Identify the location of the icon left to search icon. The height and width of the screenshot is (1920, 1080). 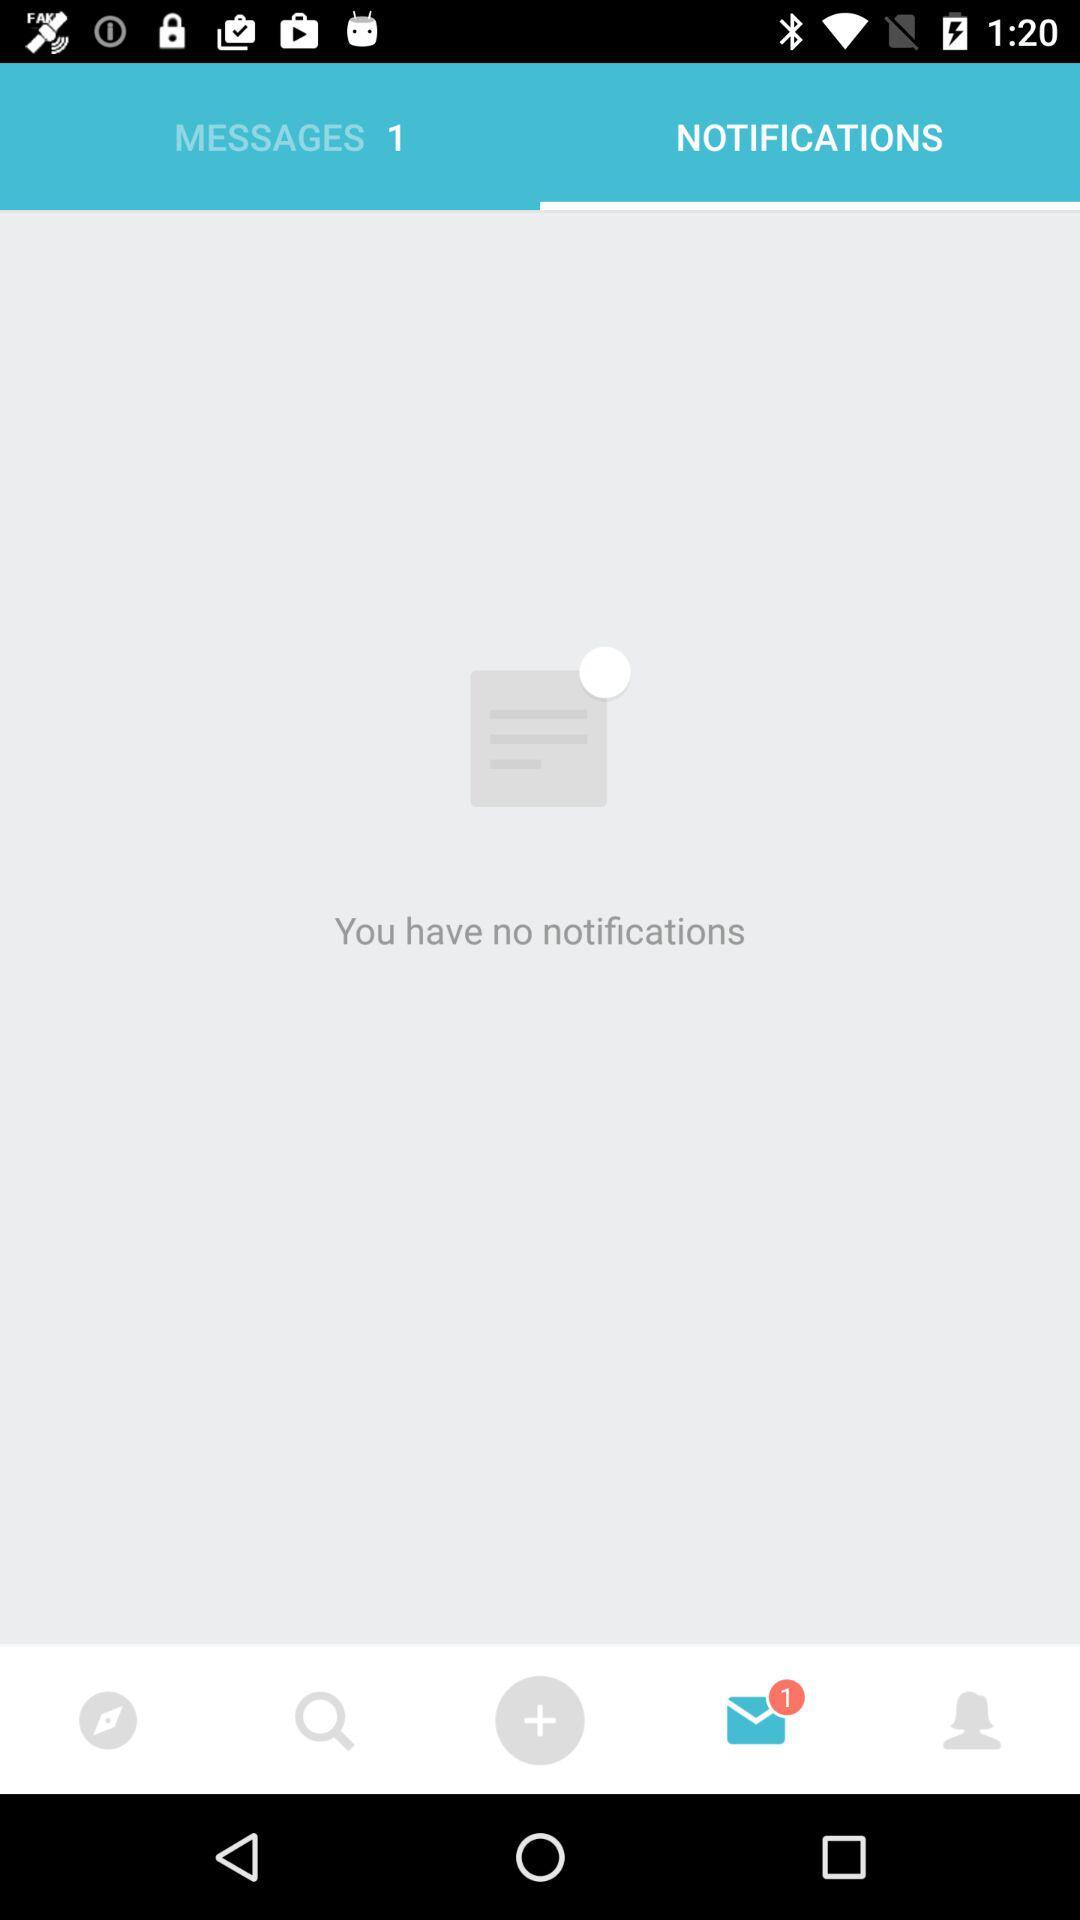
(108, 1719).